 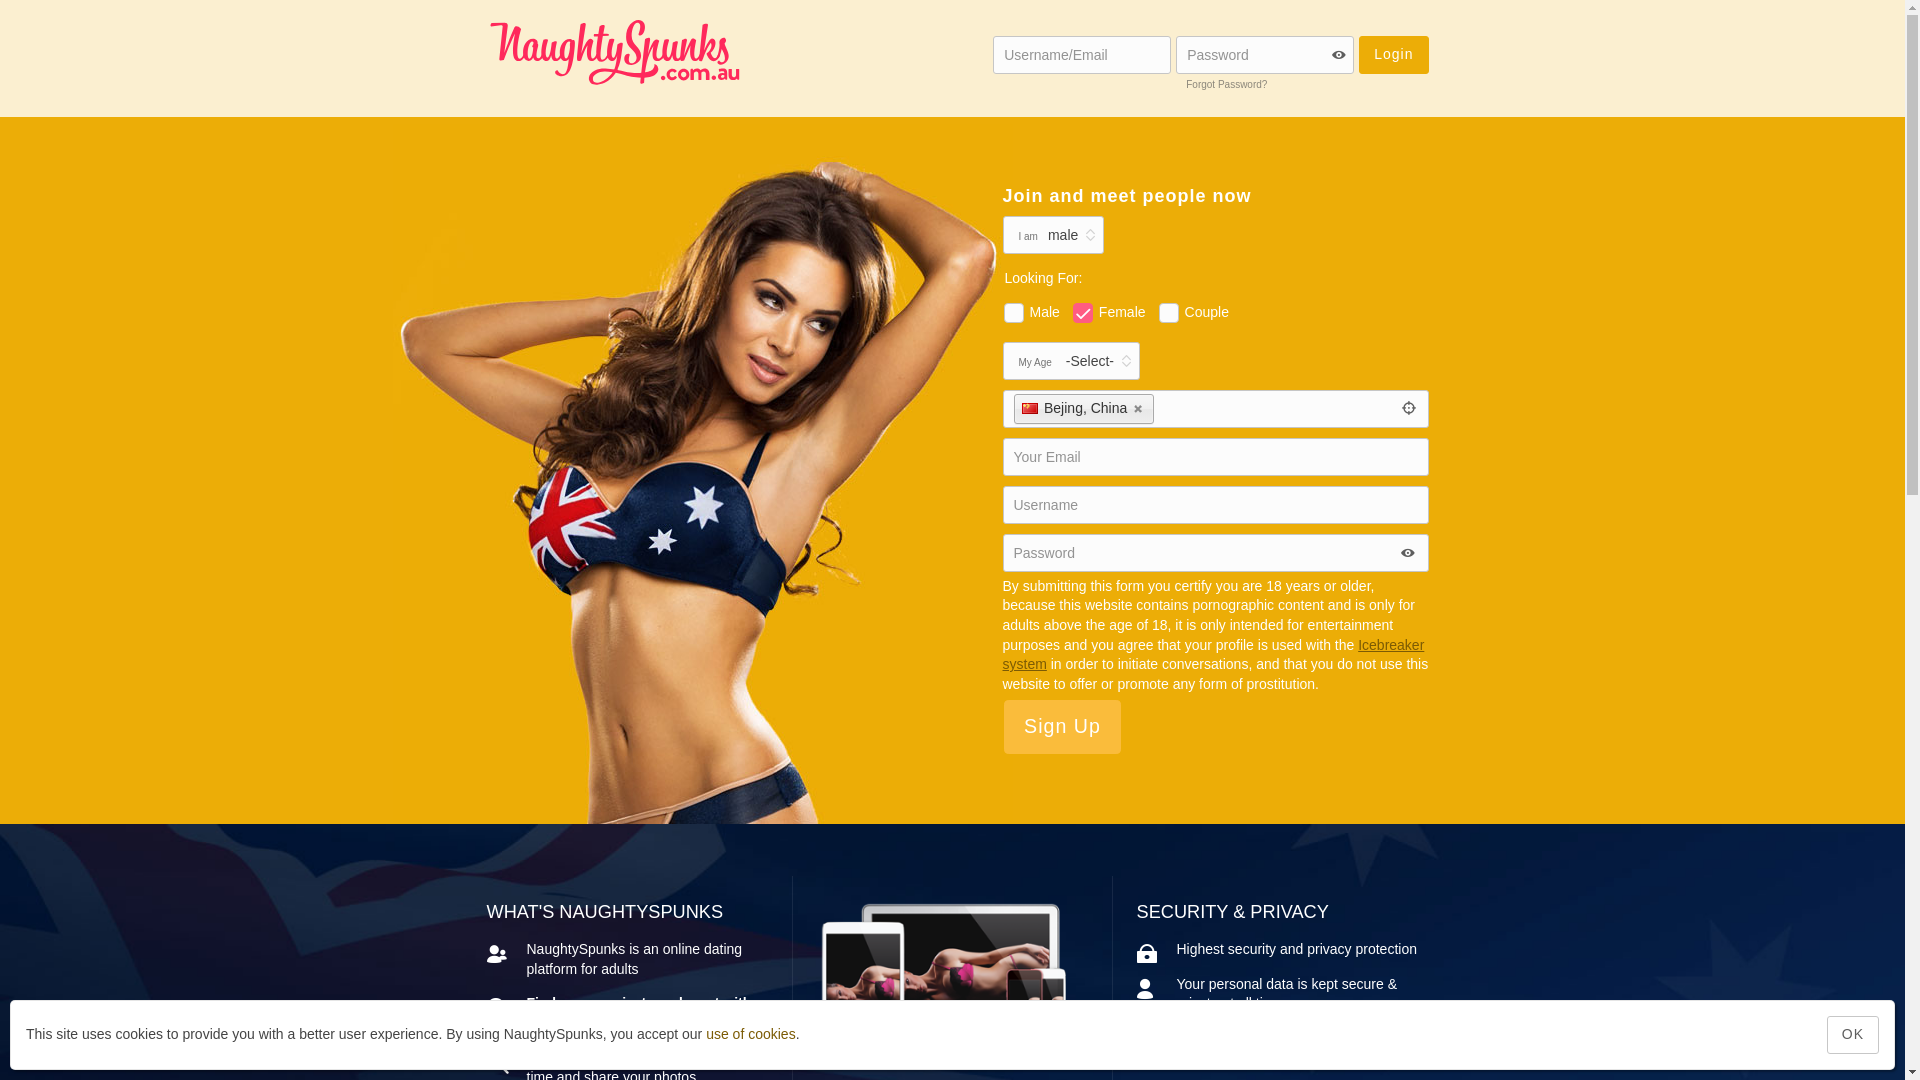 What do you see at coordinates (1280, 1036) in the screenshot?
I see `'Privacy Policy'` at bounding box center [1280, 1036].